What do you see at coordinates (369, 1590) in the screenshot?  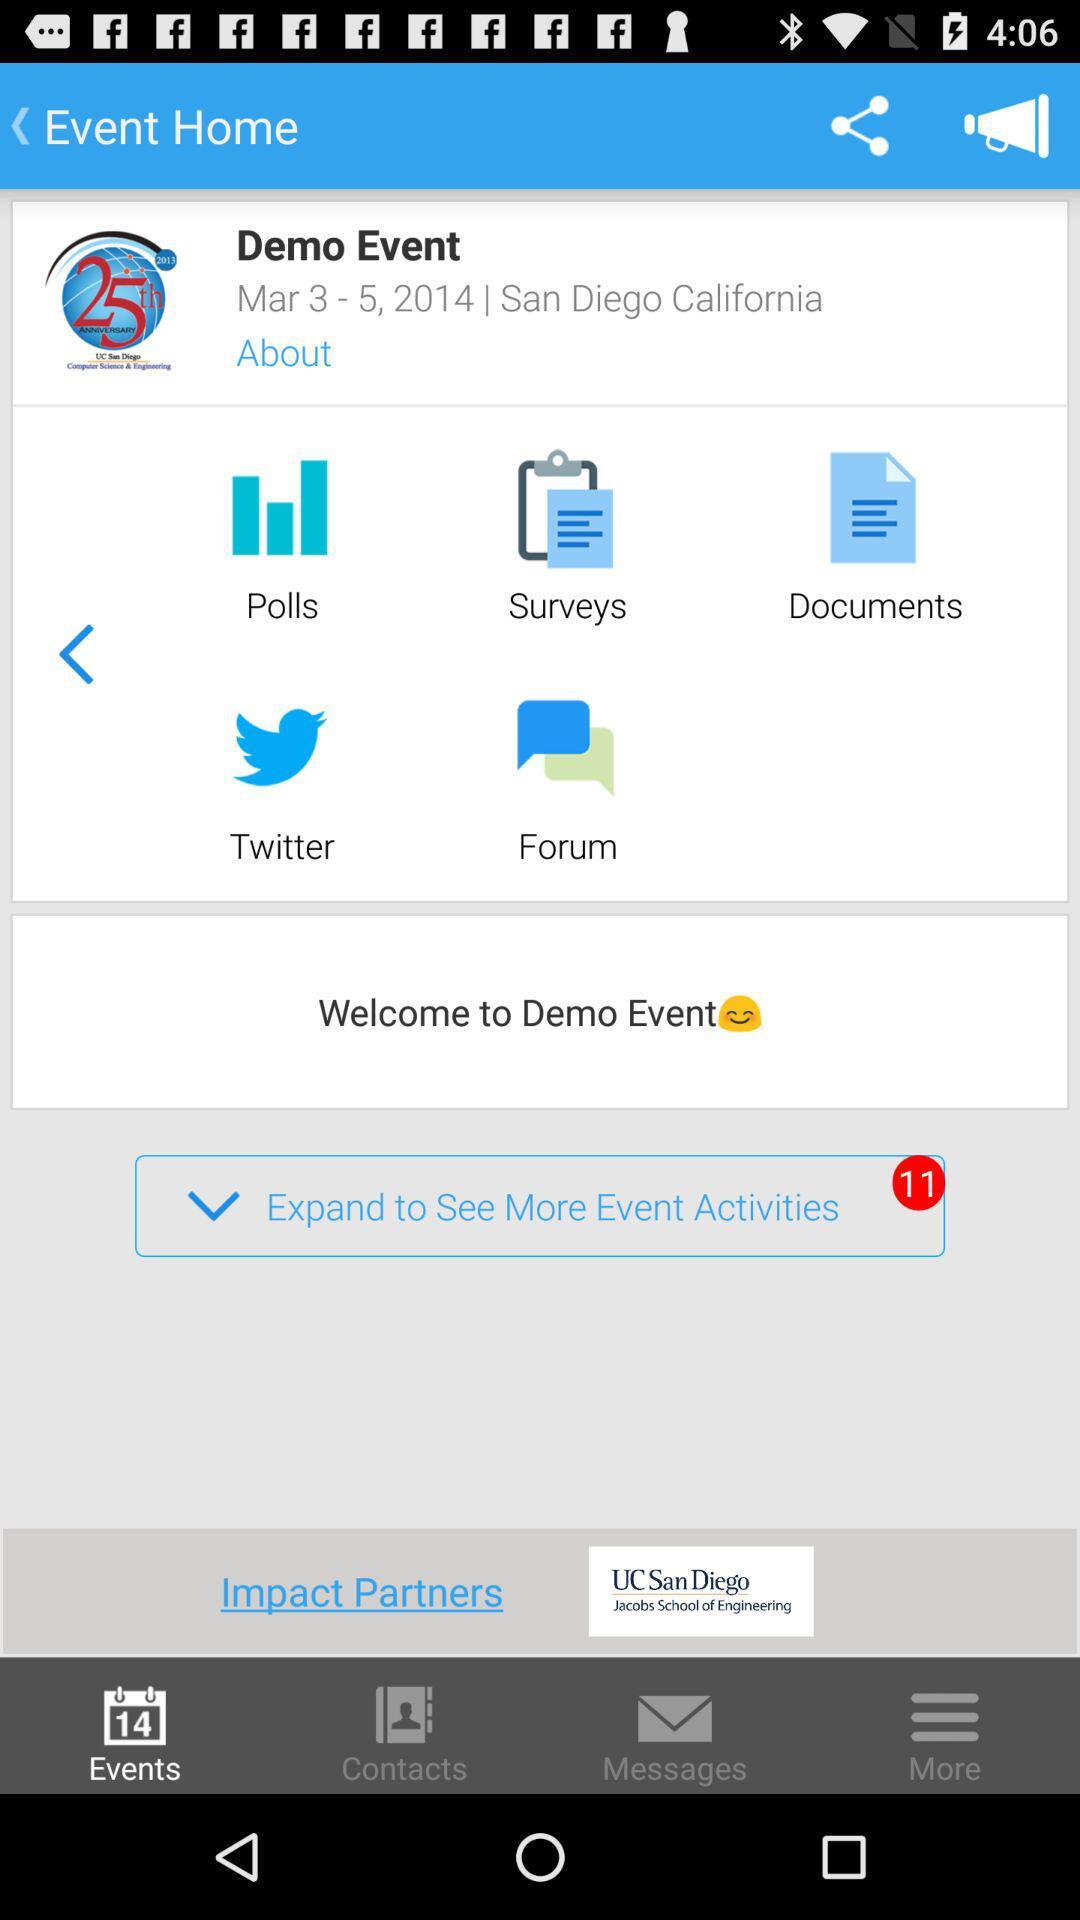 I see `impact partners` at bounding box center [369, 1590].